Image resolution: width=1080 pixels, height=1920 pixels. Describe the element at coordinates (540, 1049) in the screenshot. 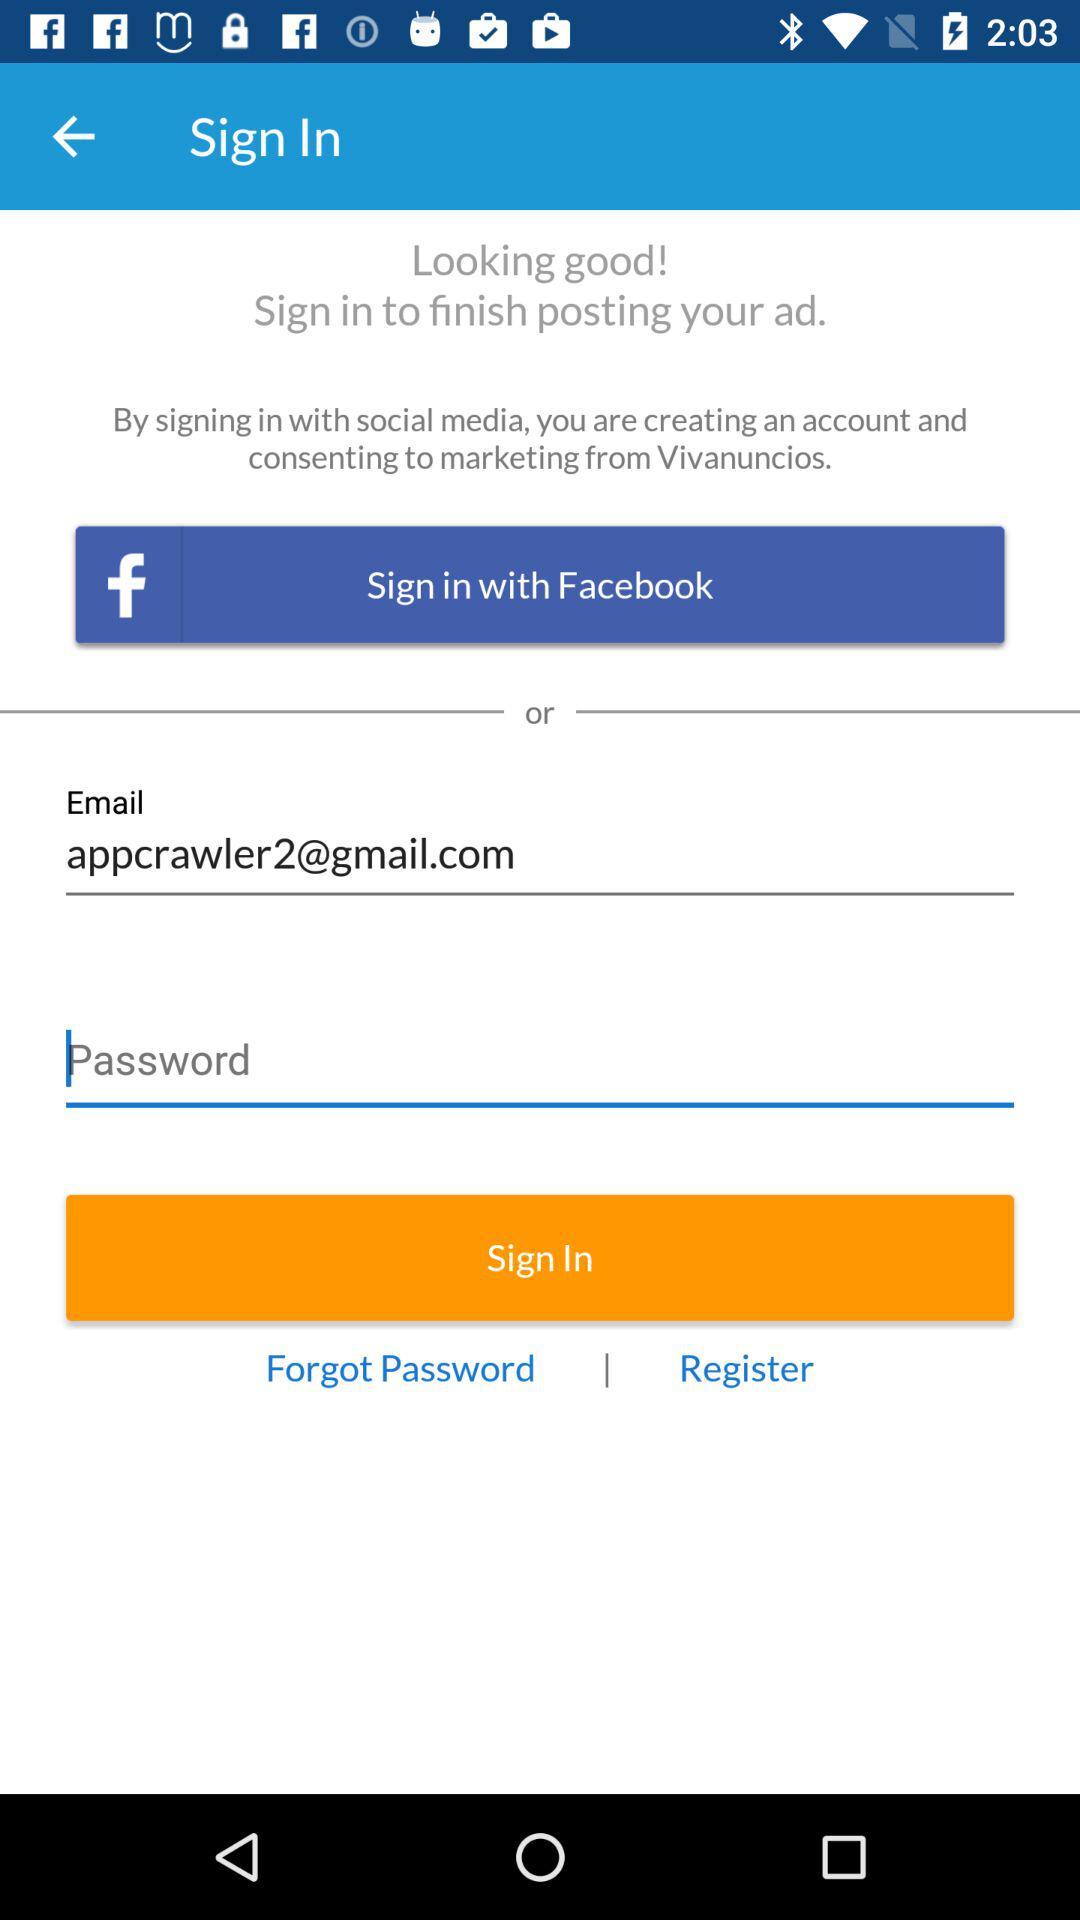

I see `the item below appcrawler2@gmail.com icon` at that location.